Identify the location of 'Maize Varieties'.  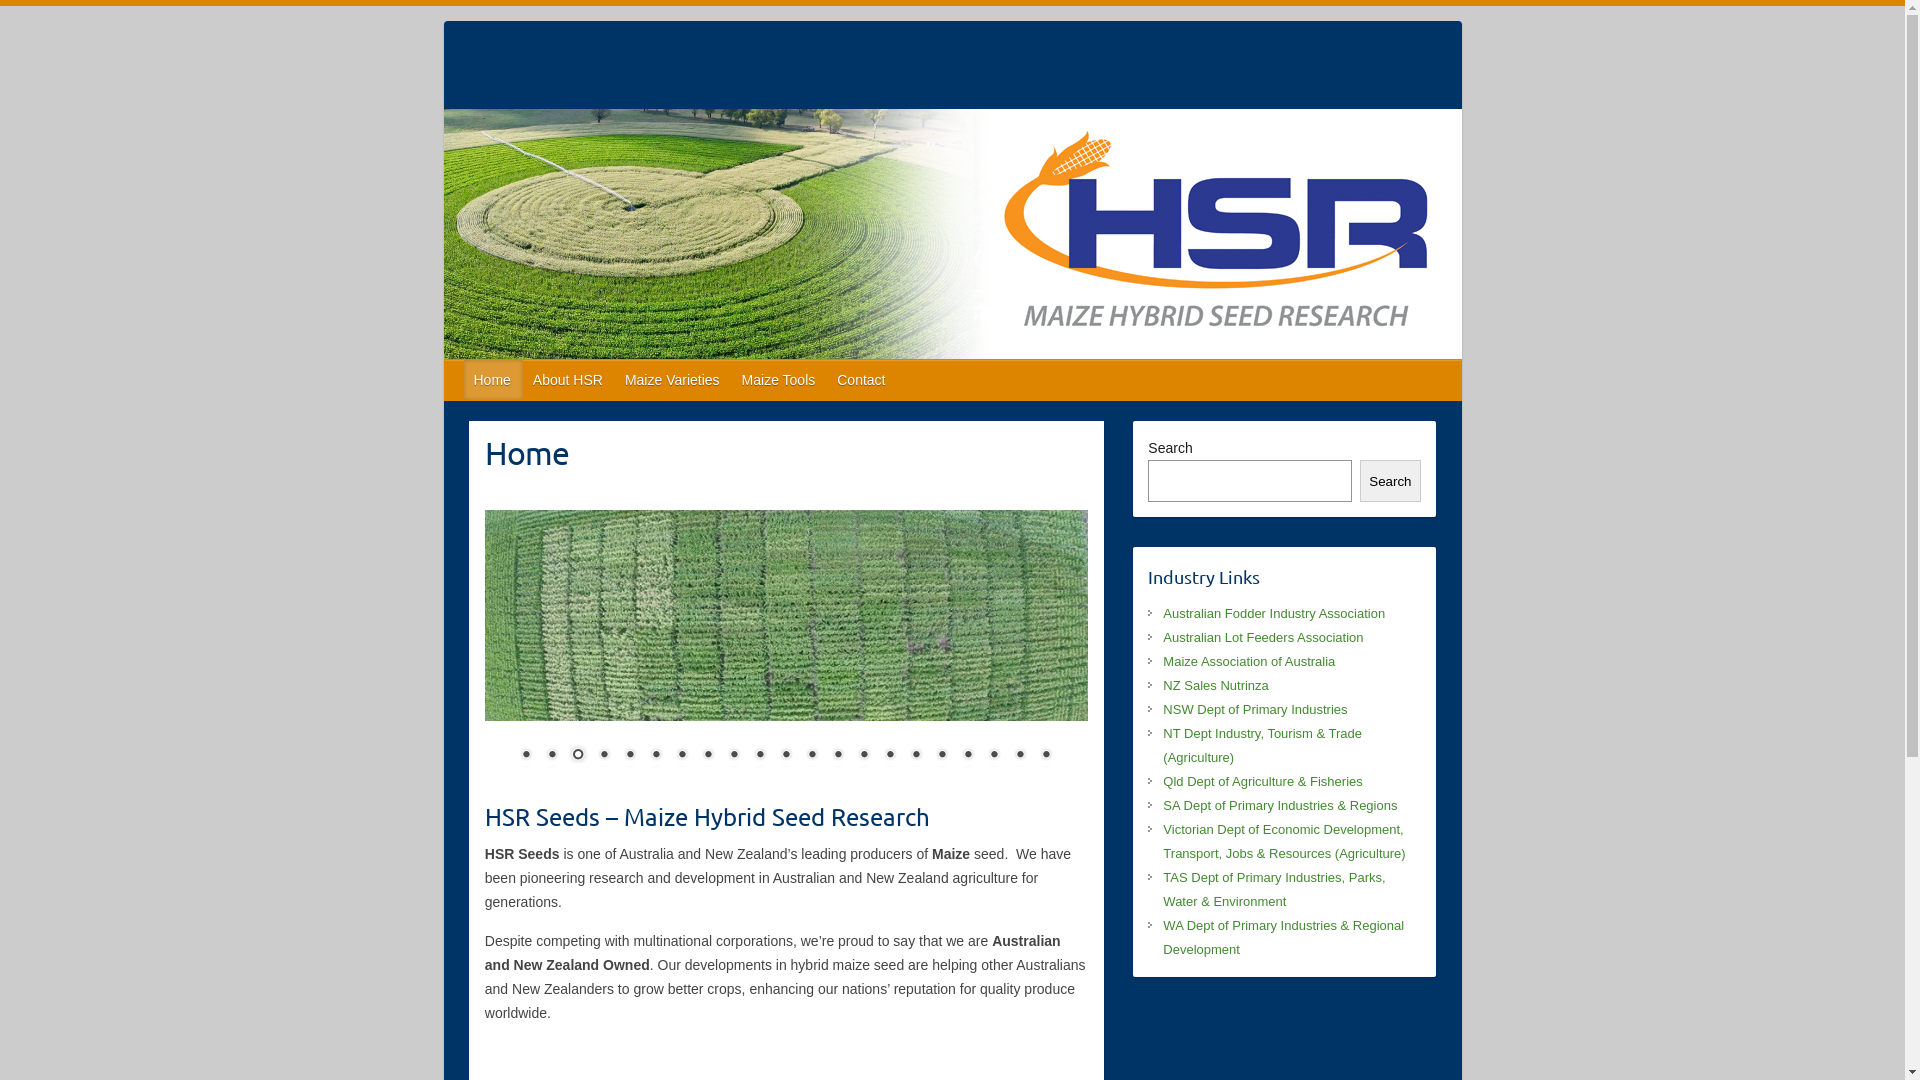
(673, 380).